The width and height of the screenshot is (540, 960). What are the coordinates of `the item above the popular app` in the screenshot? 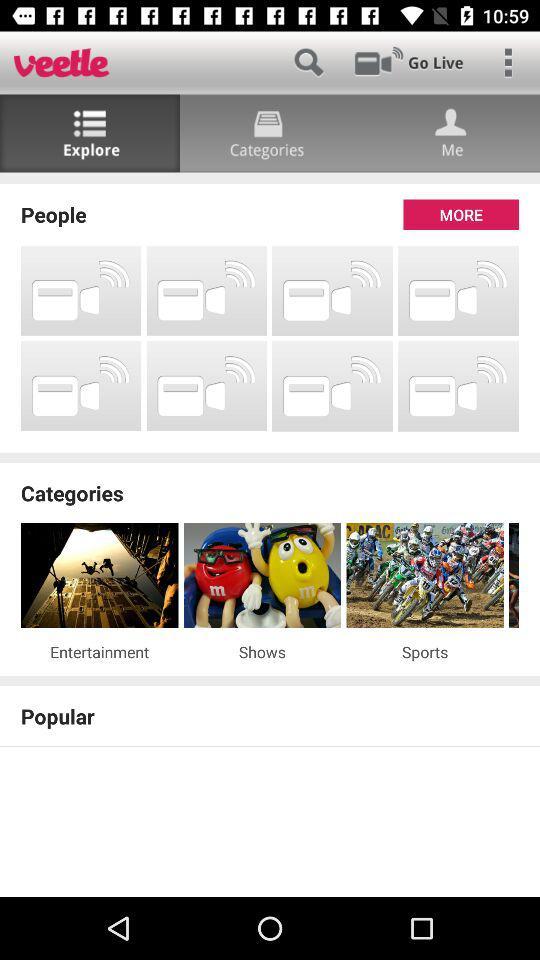 It's located at (270, 681).